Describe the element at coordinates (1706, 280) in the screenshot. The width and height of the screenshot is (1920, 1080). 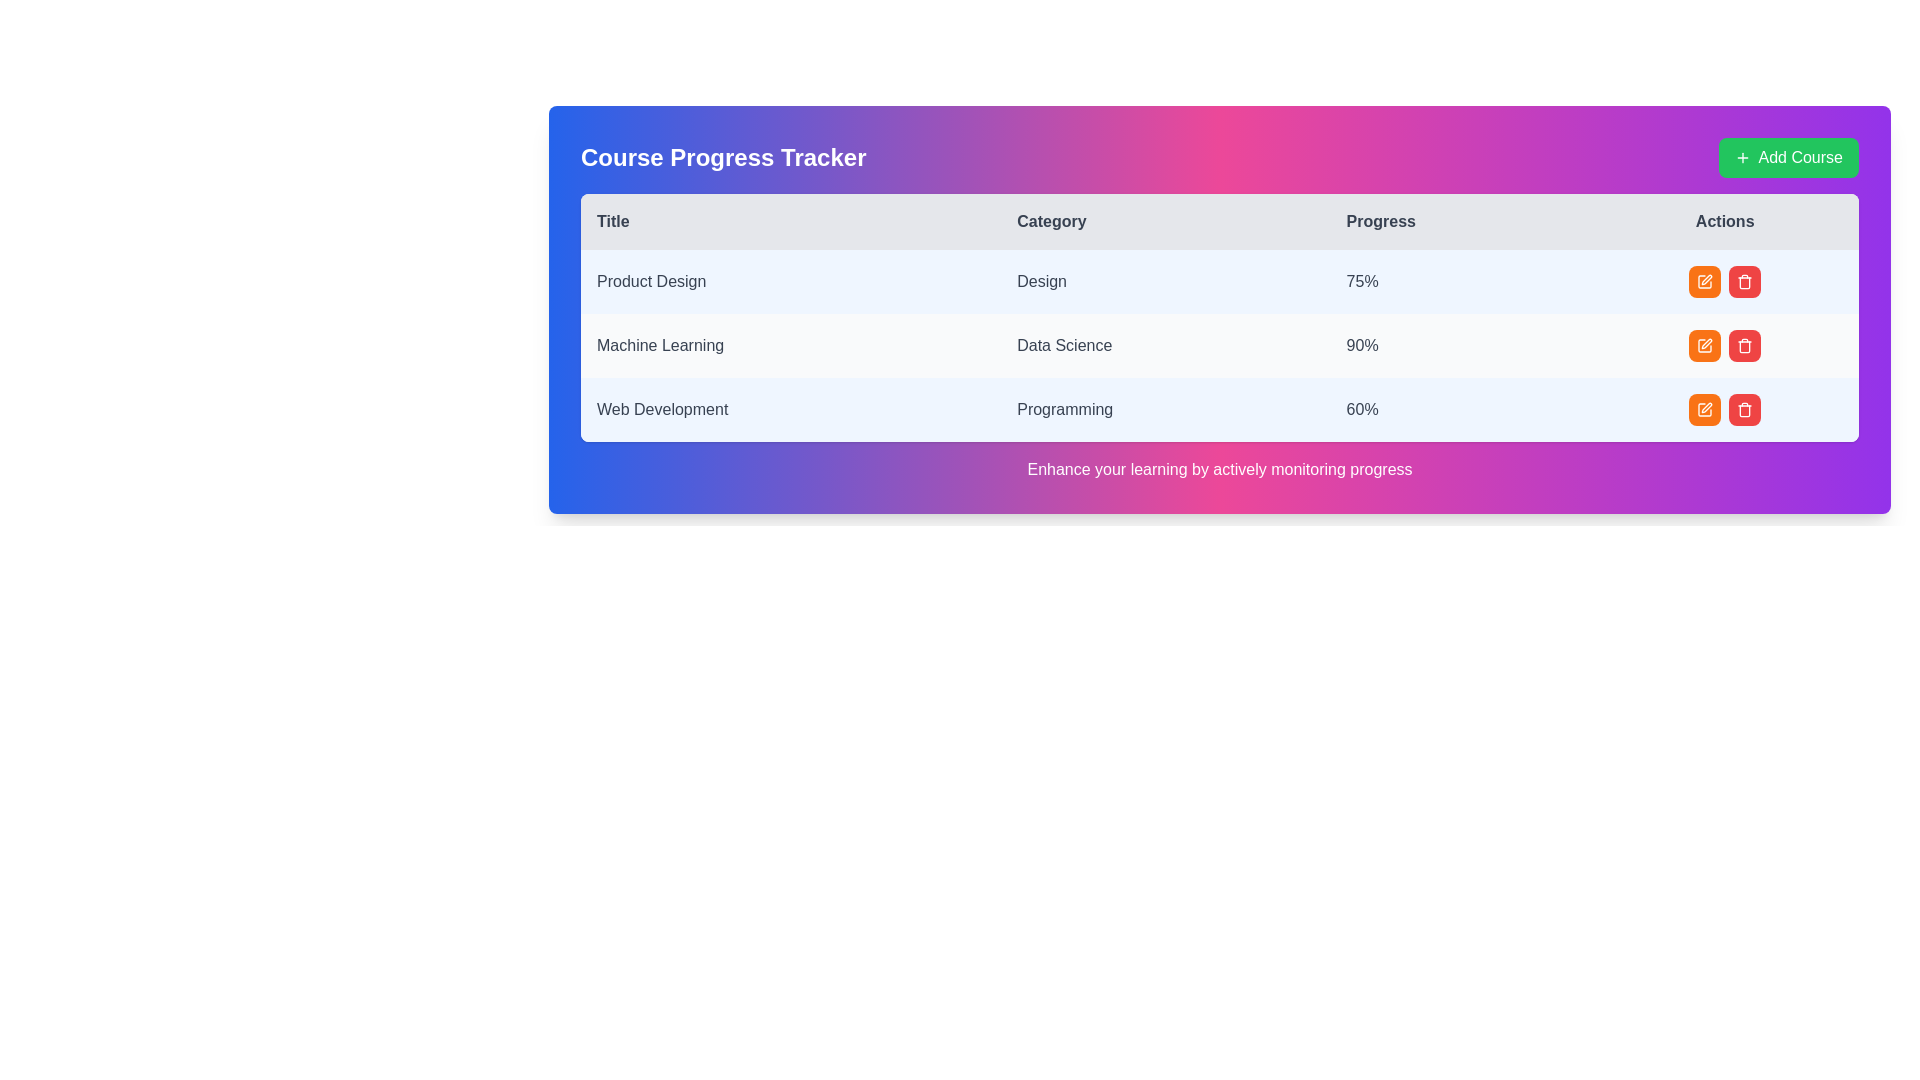
I see `the orange pen icon located in the rightmost 'Actions' column of the second row in the 'Course Progress Tracker' for the 'Machine Learning' course` at that location.